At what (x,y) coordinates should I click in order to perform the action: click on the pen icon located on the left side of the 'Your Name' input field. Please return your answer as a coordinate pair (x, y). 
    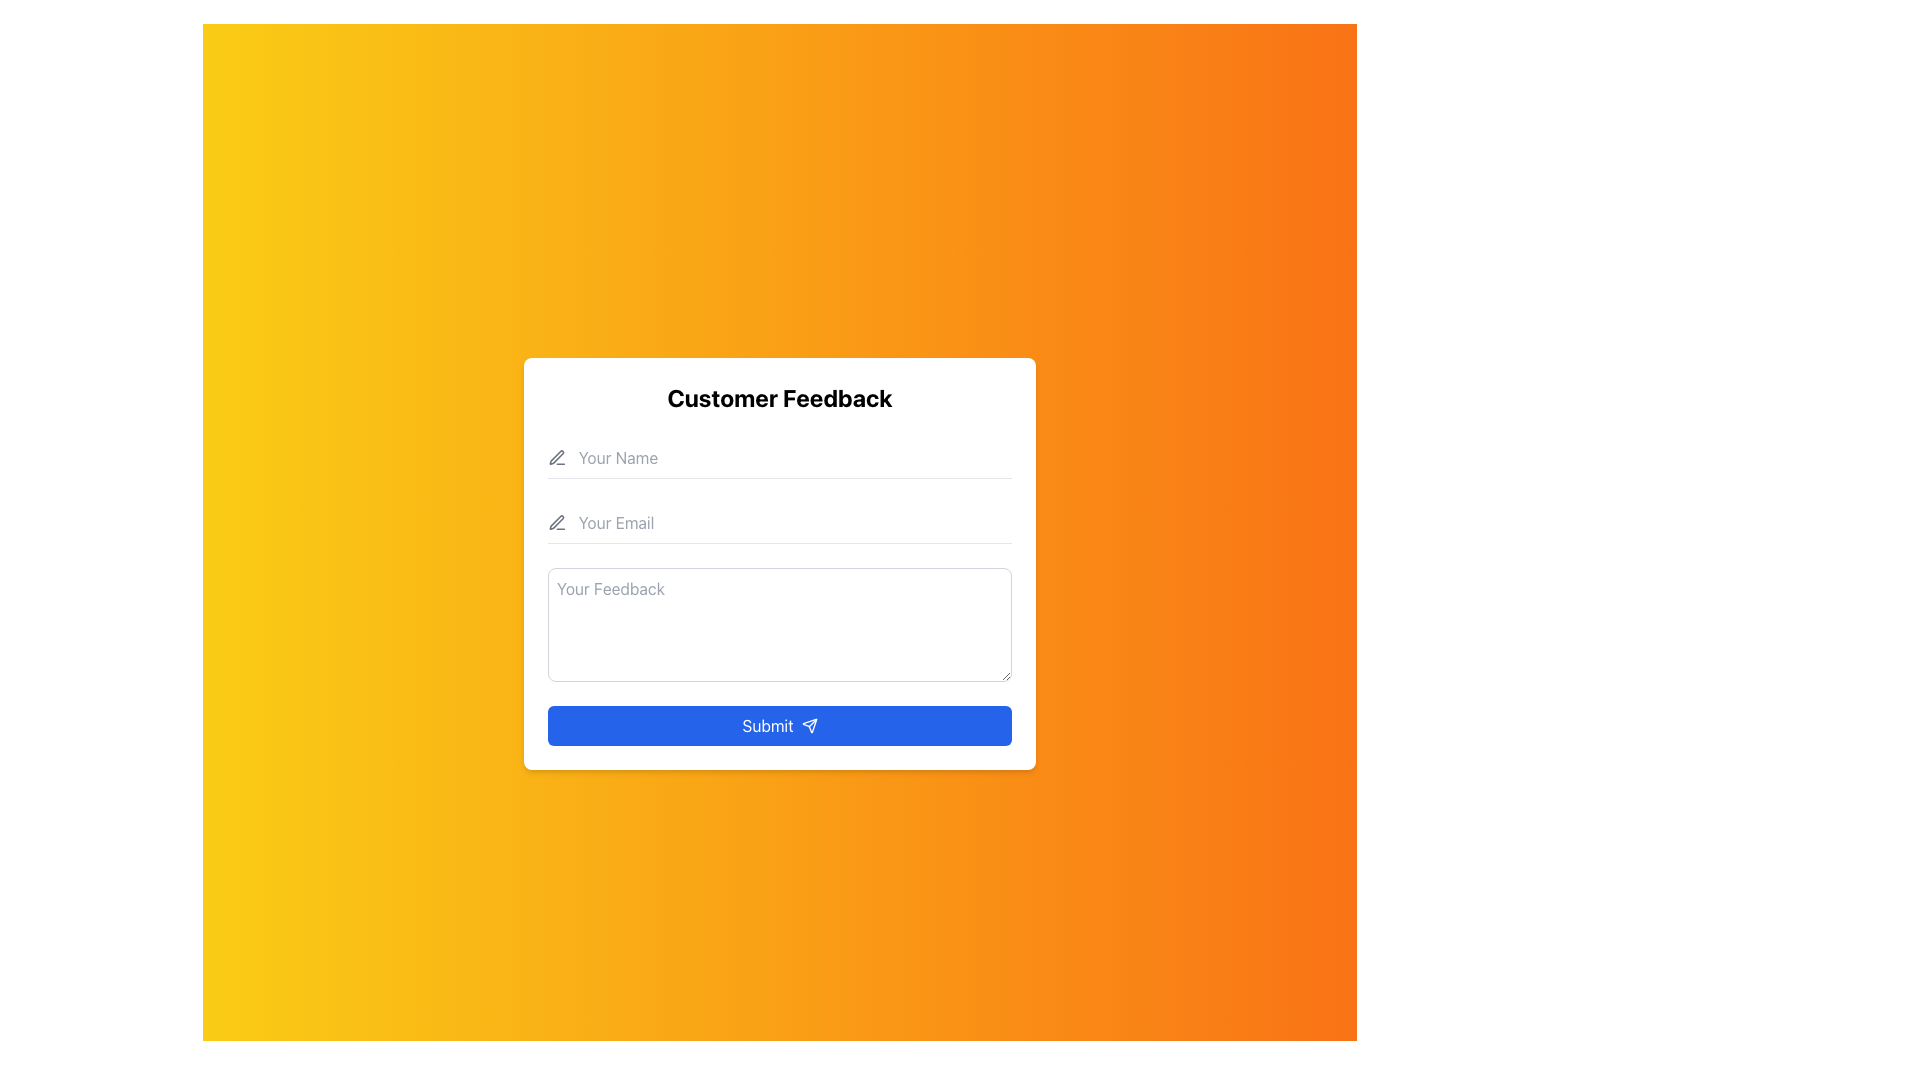
    Looking at the image, I should click on (557, 458).